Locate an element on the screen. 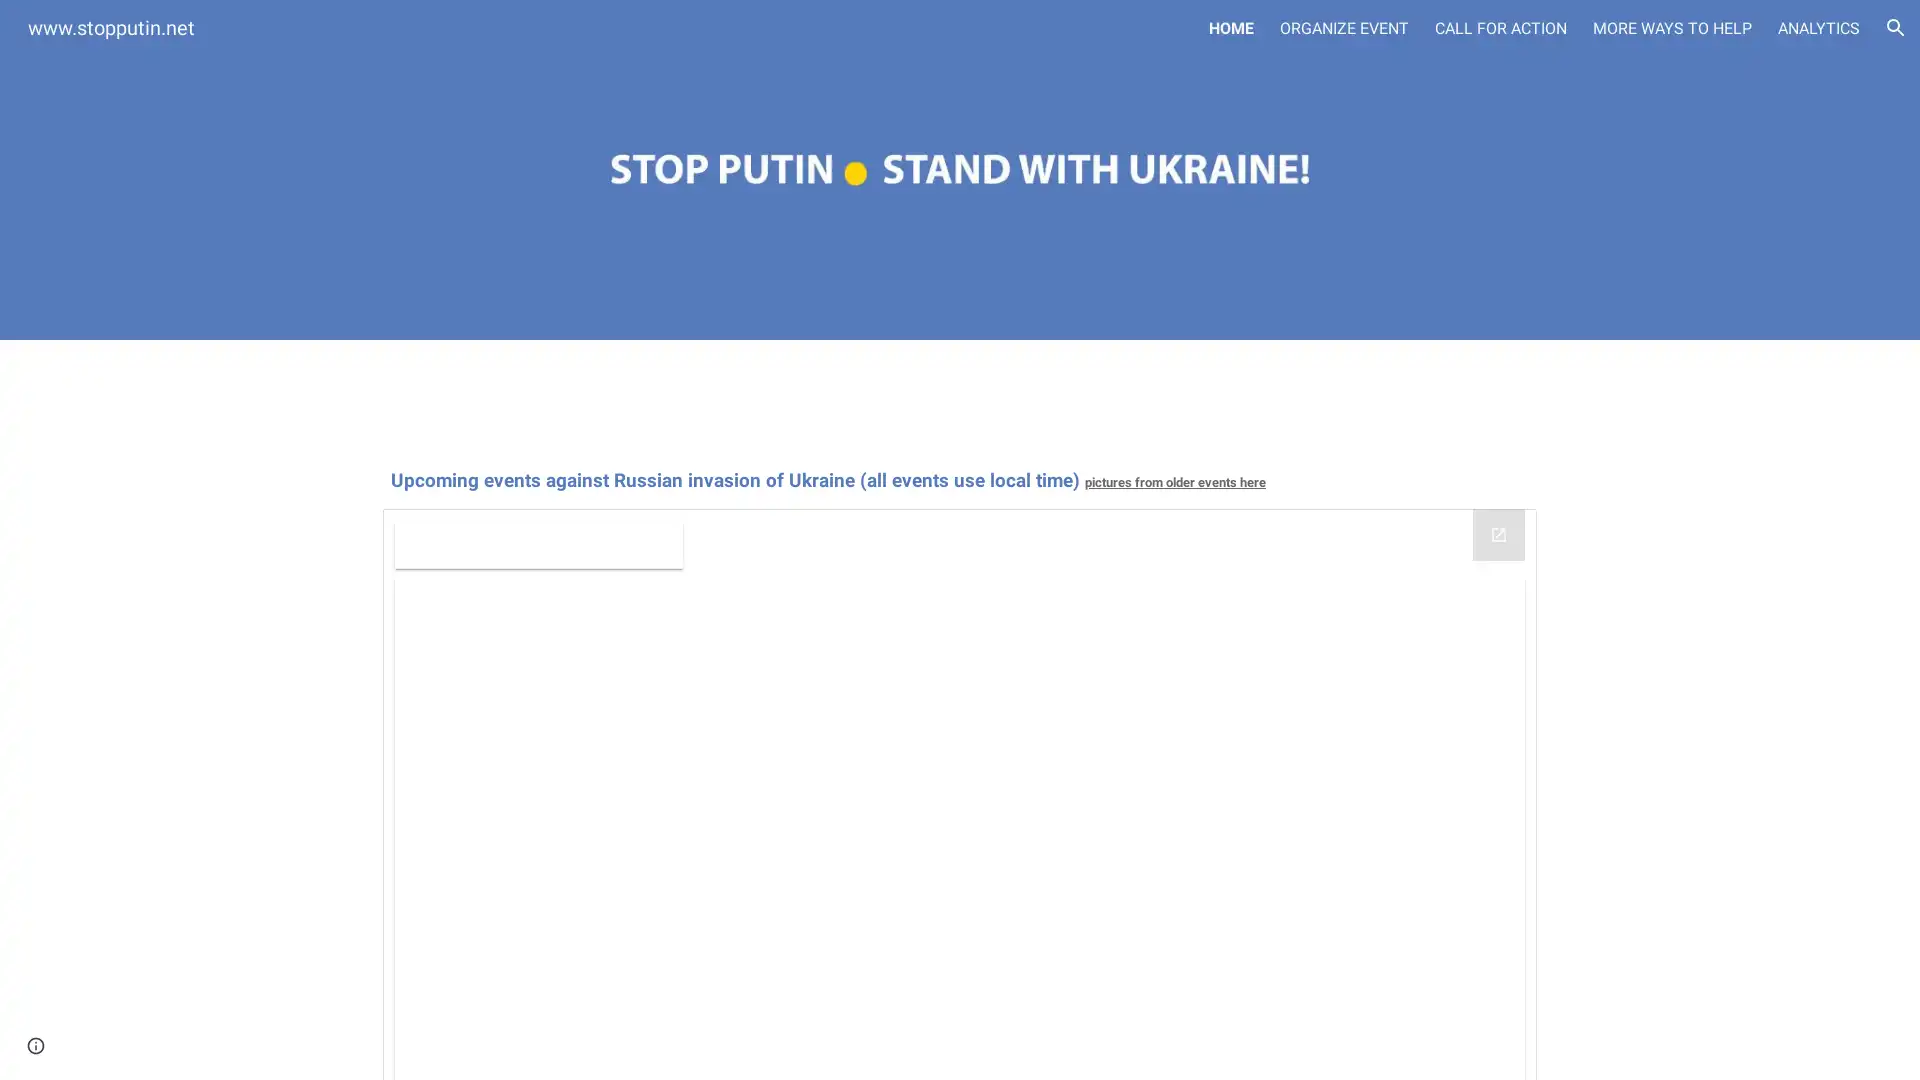 The width and height of the screenshot is (1920, 1080). Copy heading link is located at coordinates (1287, 479).